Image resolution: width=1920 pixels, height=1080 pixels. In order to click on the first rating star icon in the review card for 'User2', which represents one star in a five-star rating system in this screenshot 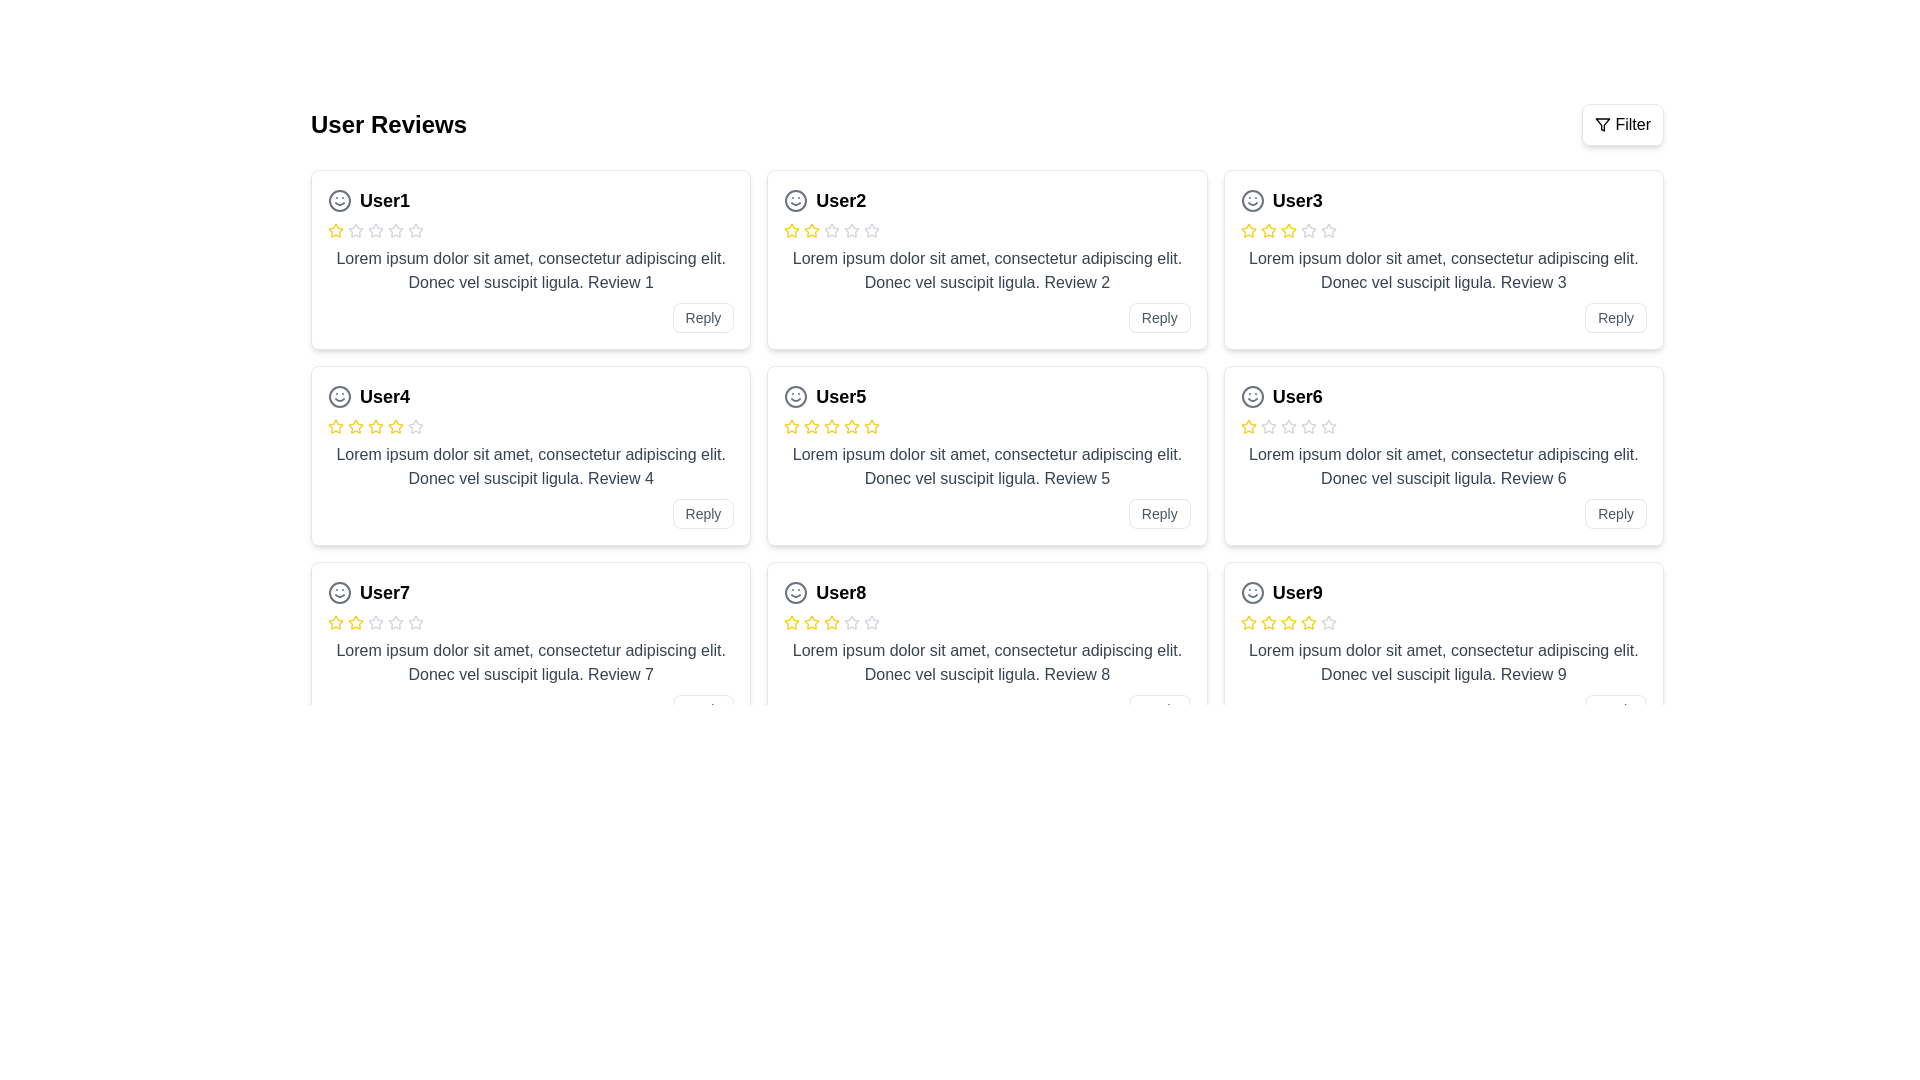, I will do `click(791, 230)`.